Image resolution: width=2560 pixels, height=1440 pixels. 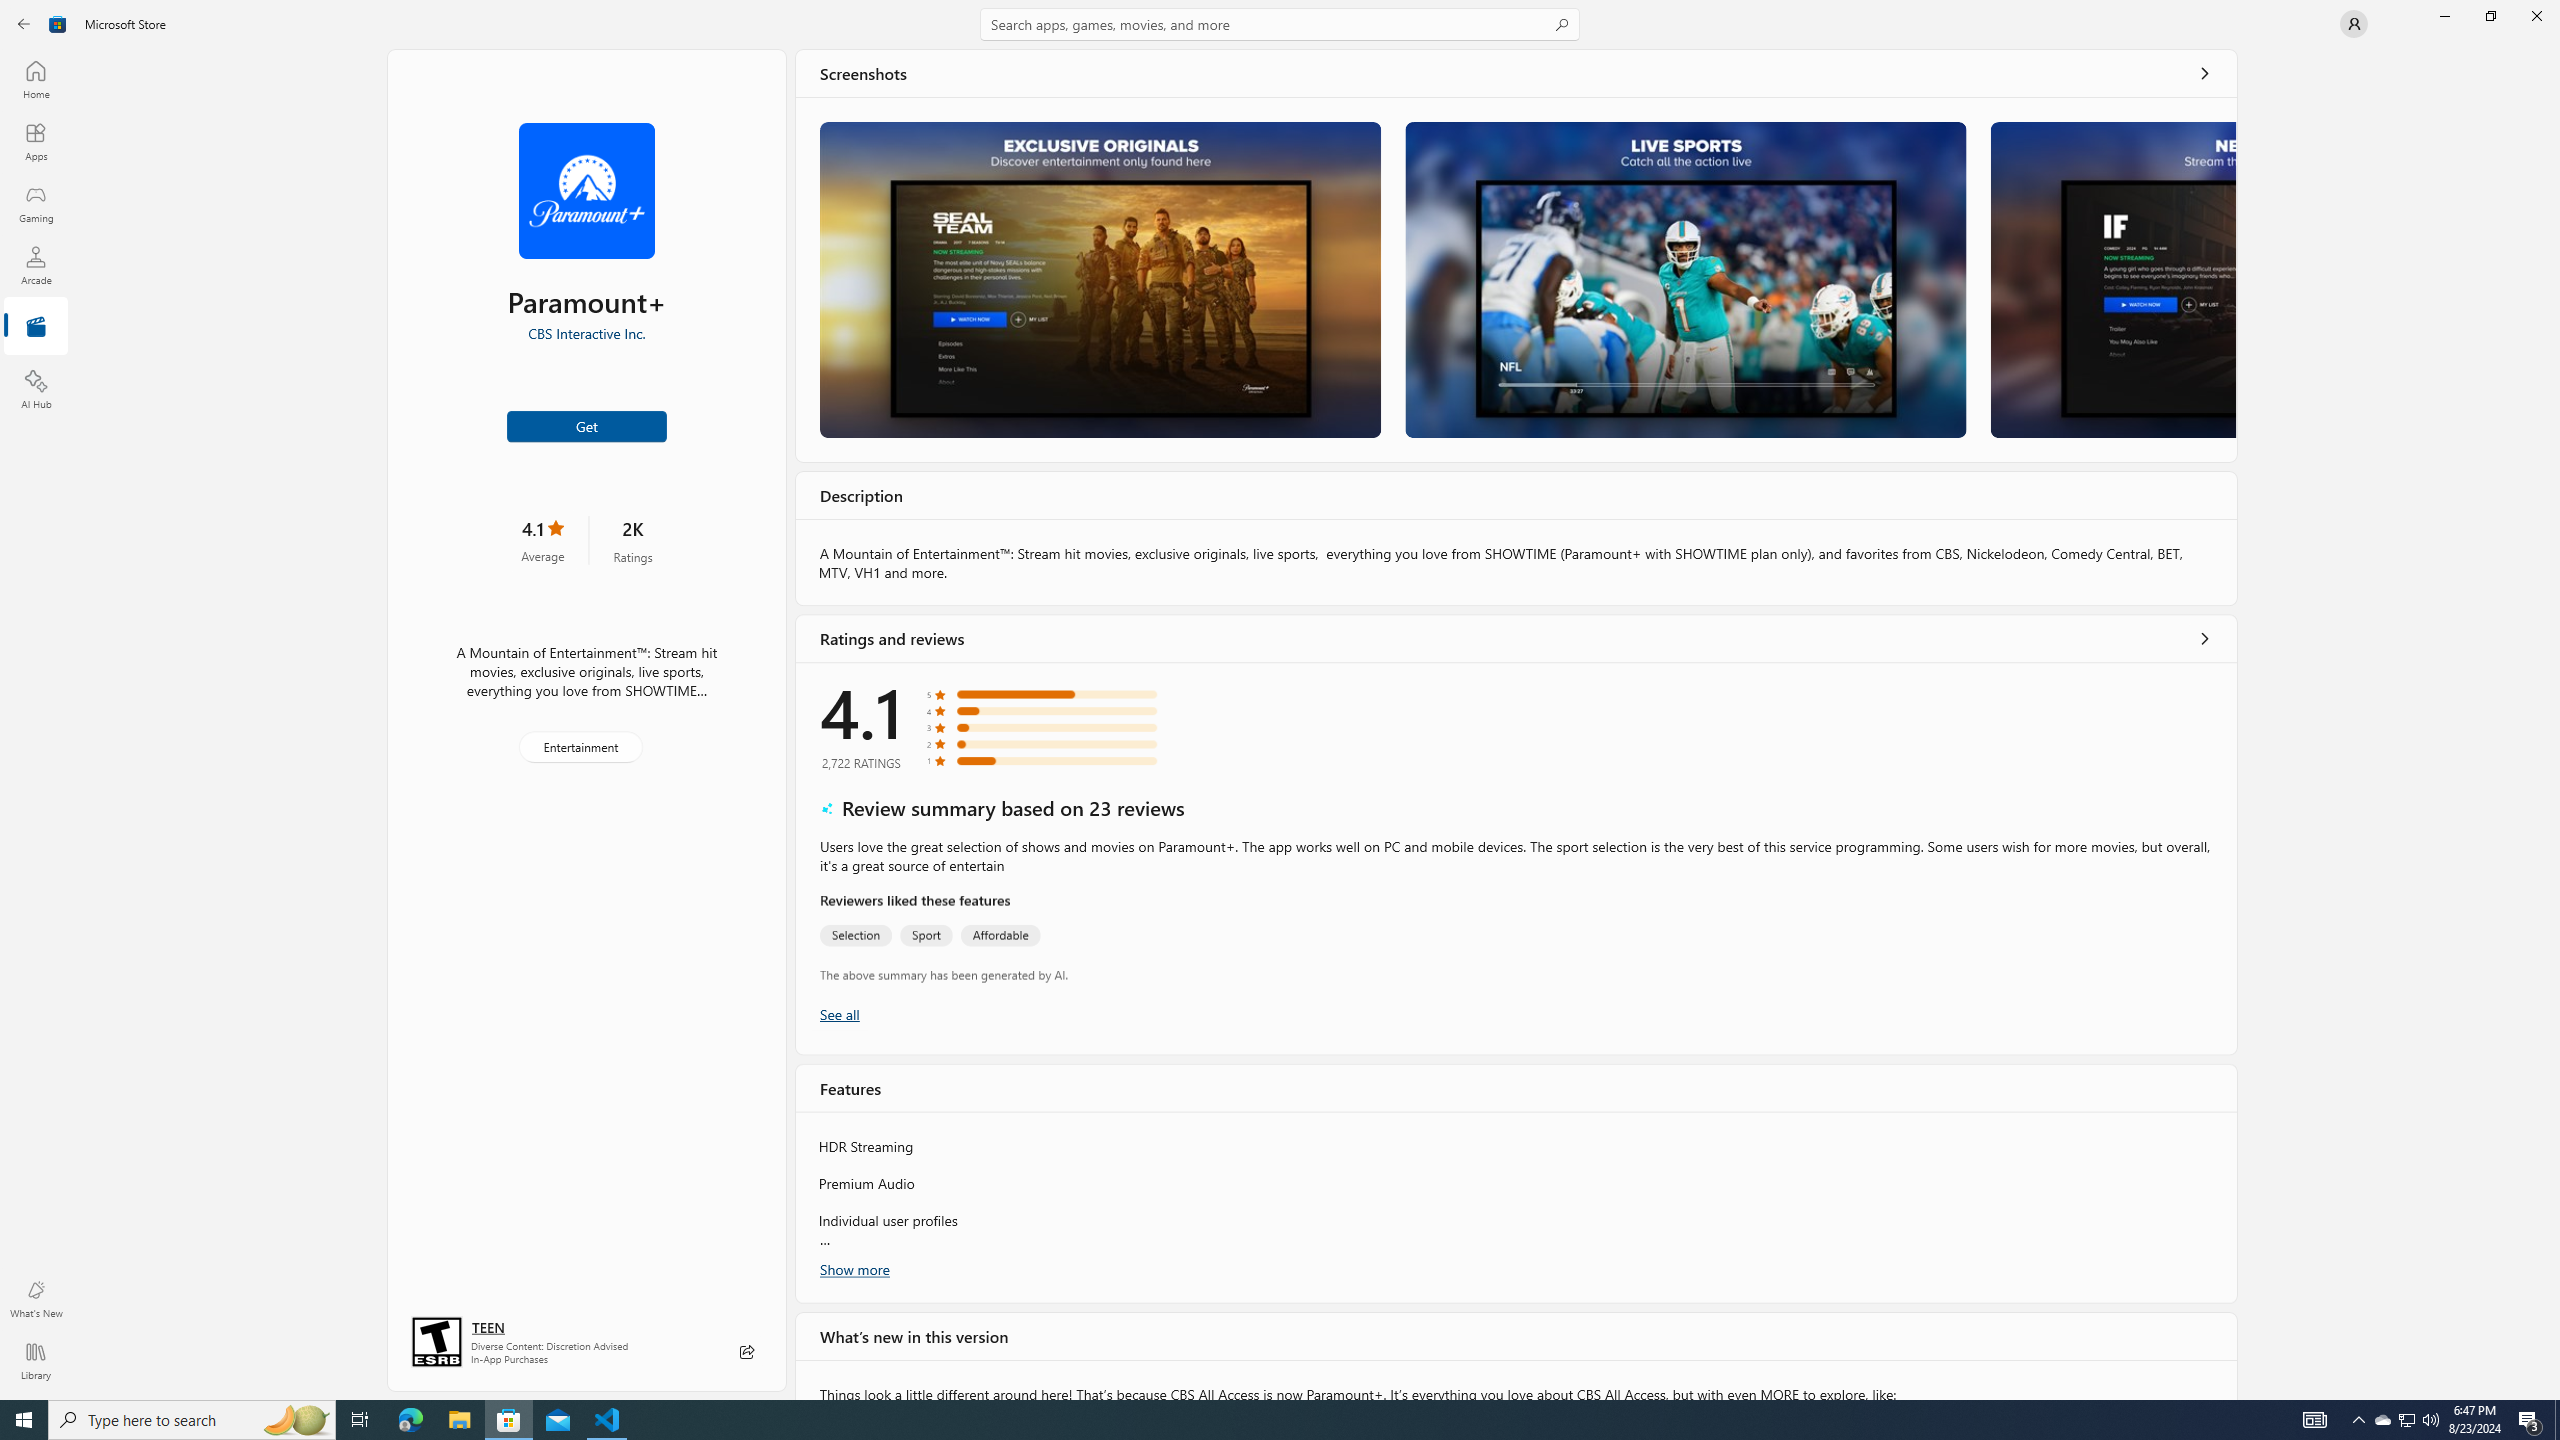 I want to click on 'Show all ratings and reviews', so click(x=2205, y=636).